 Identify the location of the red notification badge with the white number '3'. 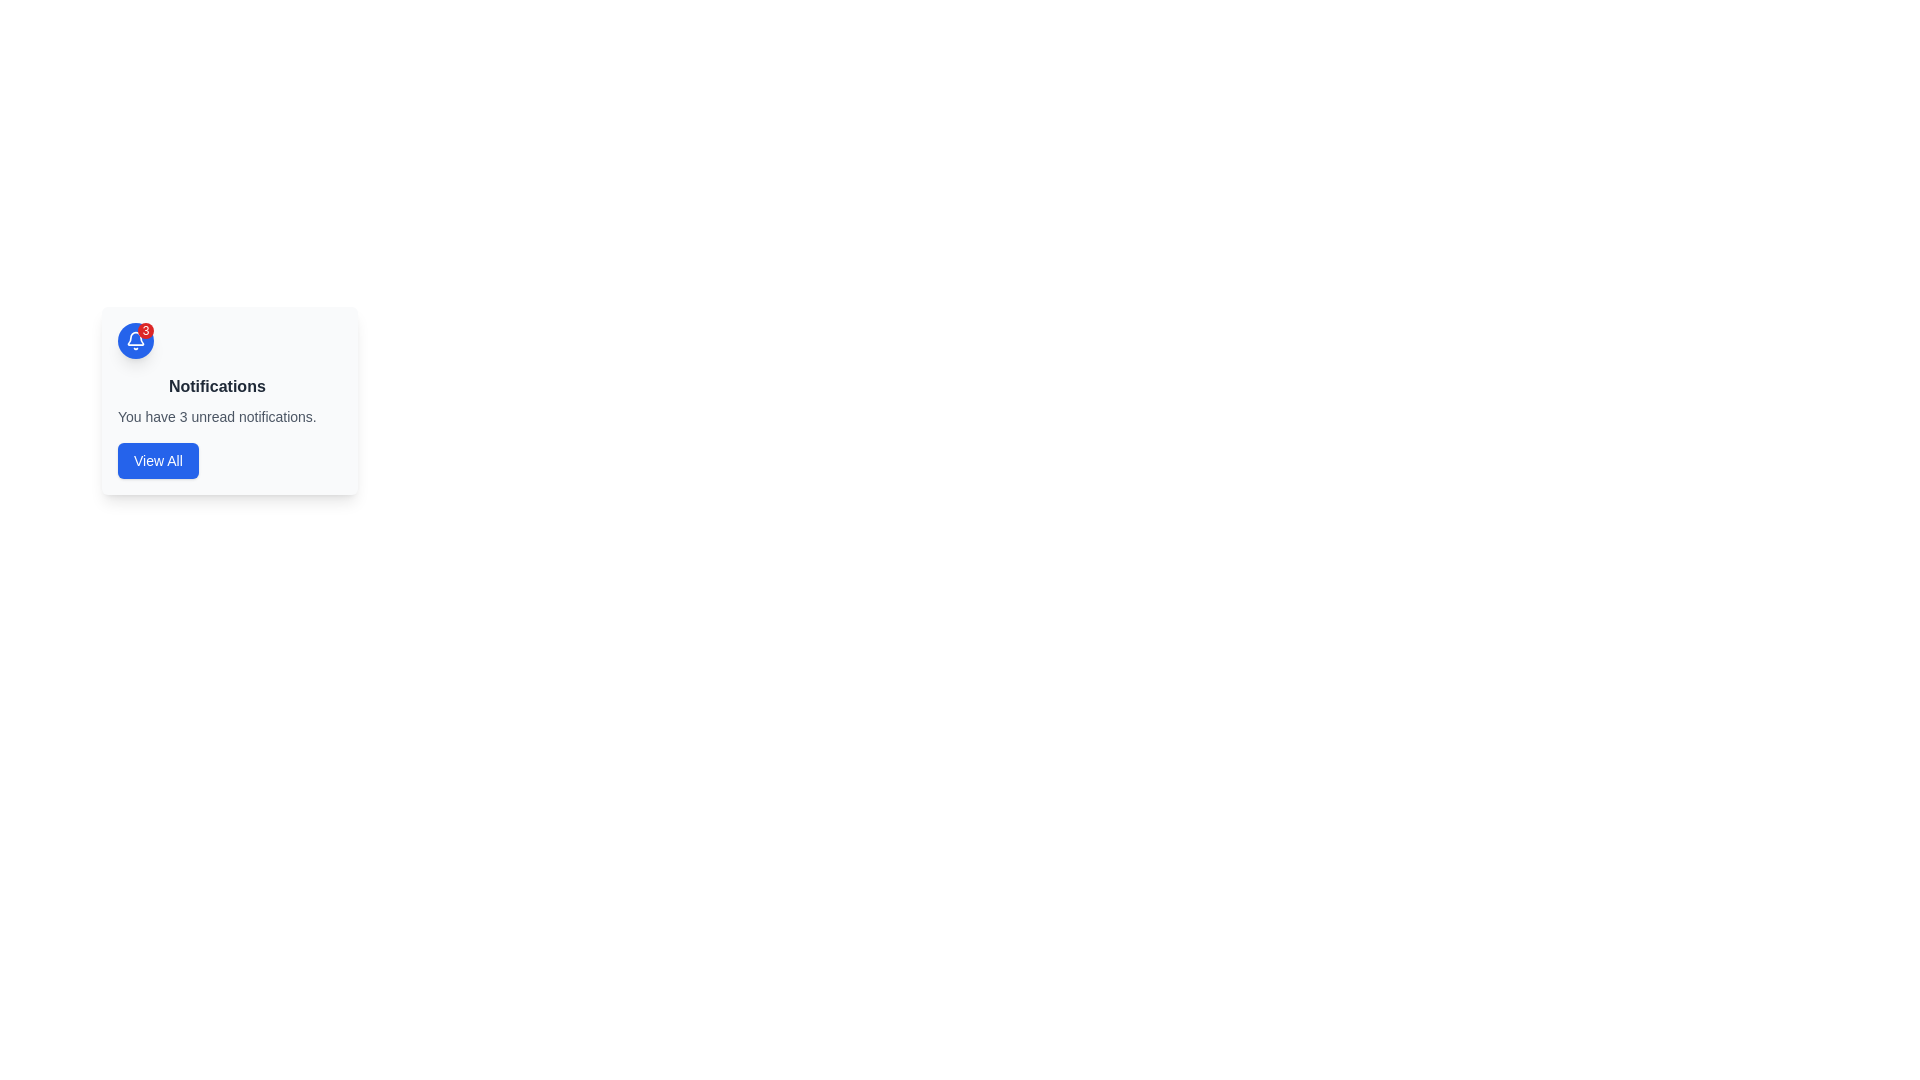
(144, 330).